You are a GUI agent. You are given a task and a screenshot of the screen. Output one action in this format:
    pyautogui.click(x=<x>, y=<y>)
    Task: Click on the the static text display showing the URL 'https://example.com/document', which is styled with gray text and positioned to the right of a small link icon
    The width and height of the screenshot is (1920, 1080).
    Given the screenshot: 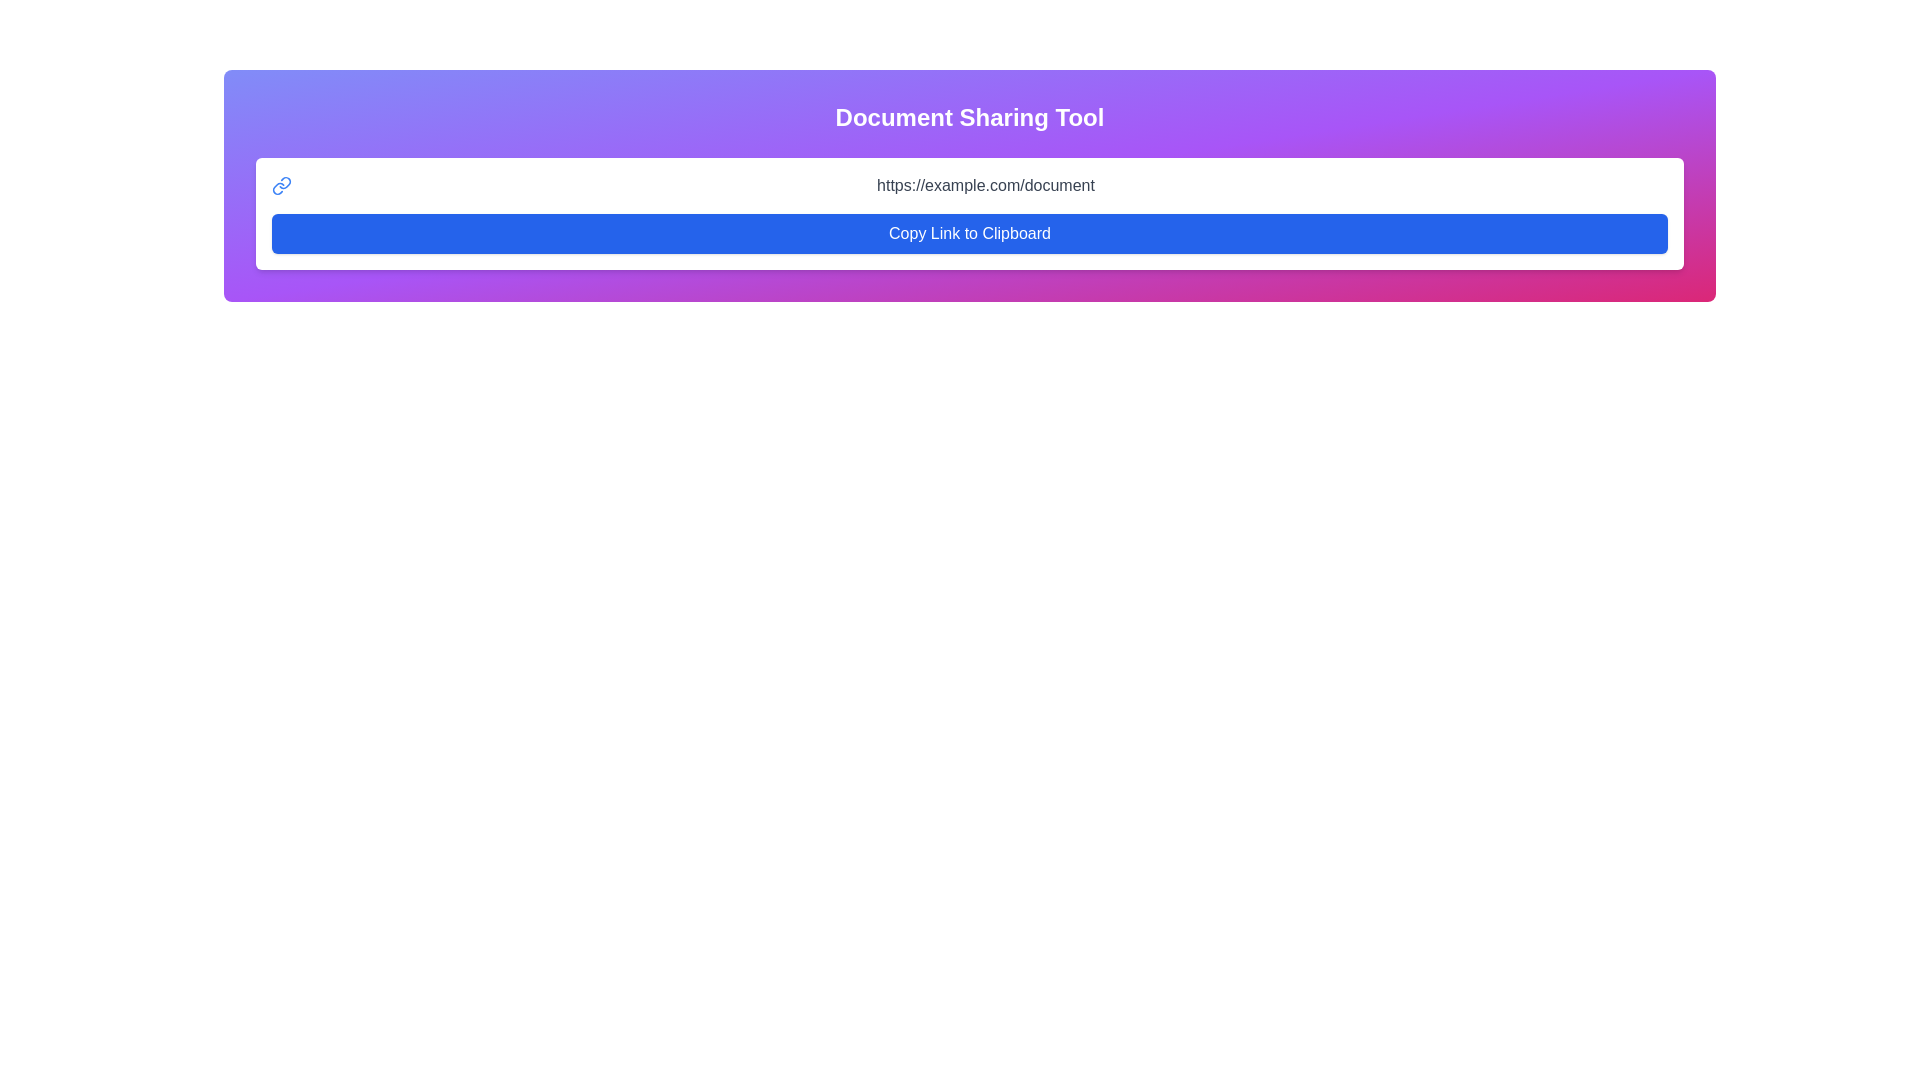 What is the action you would take?
    pyautogui.click(x=985, y=185)
    